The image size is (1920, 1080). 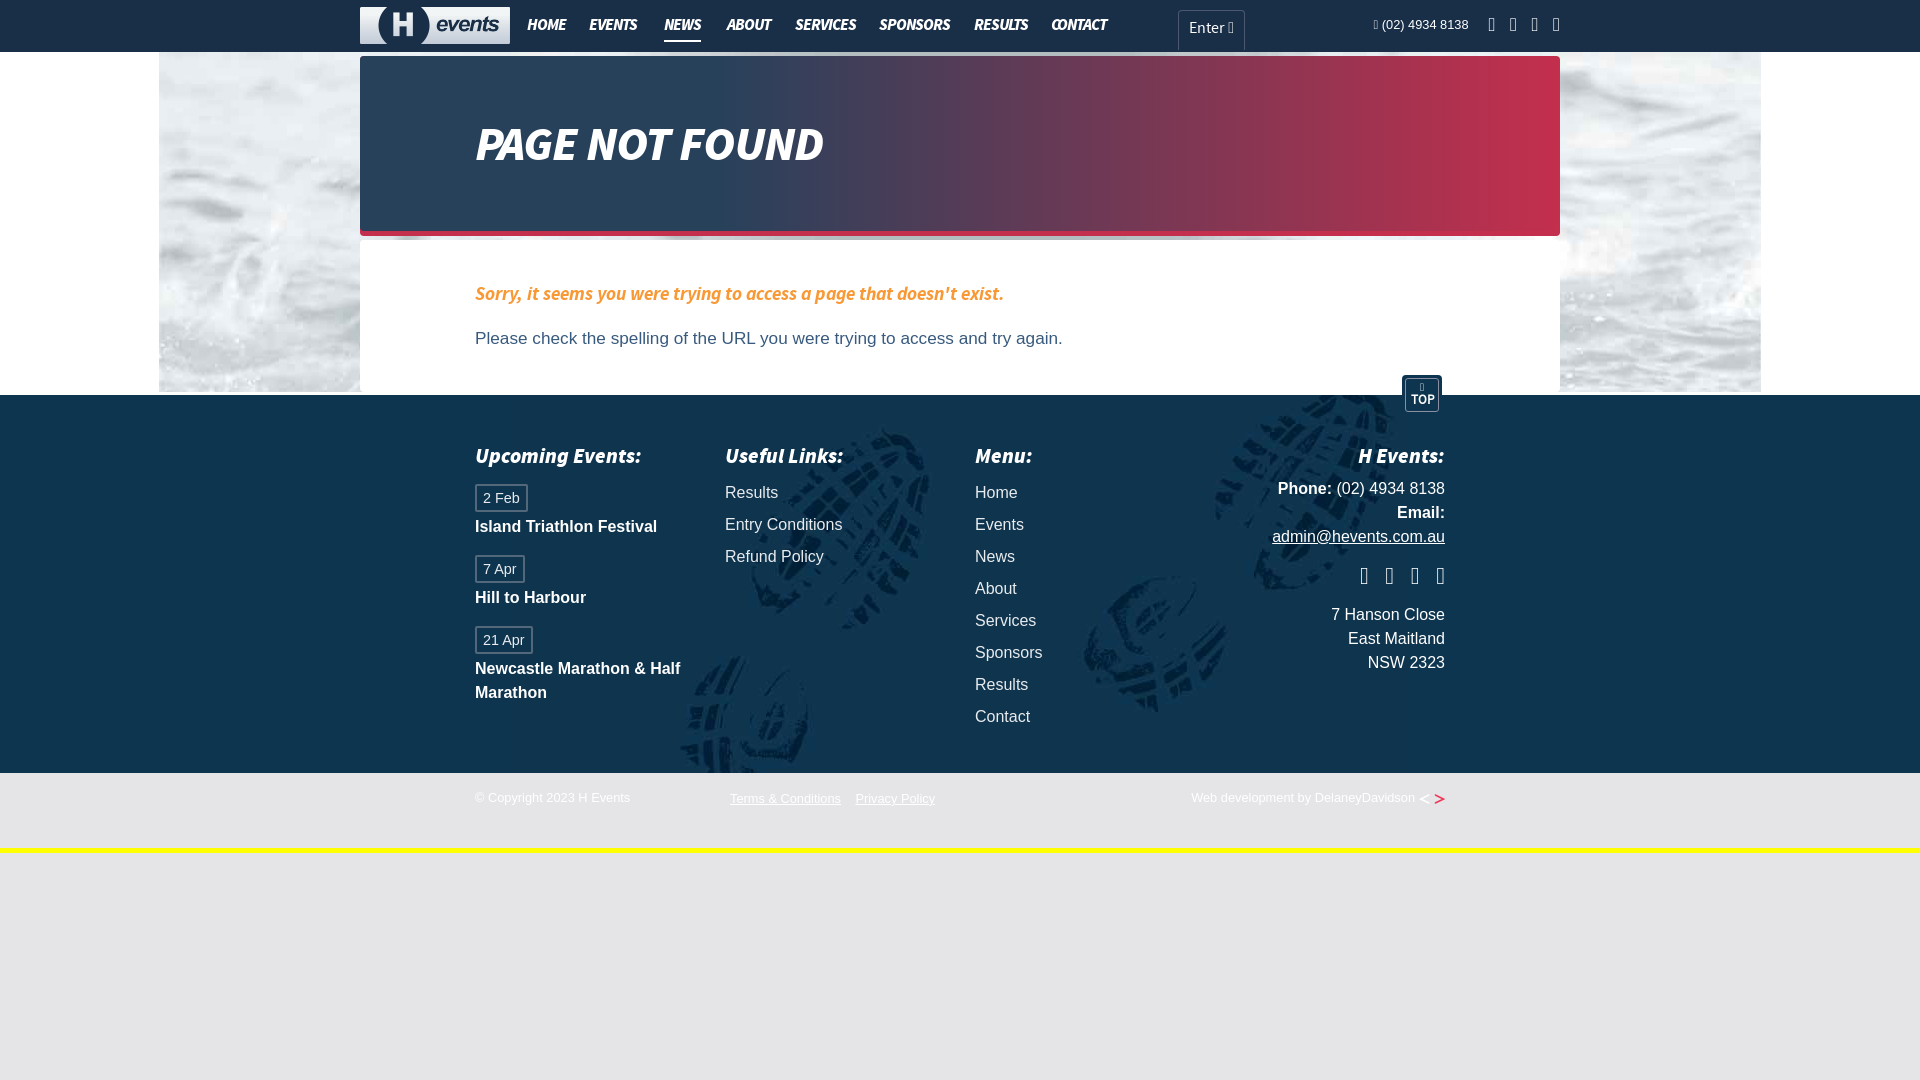 What do you see at coordinates (1083, 652) in the screenshot?
I see `'Sponsors'` at bounding box center [1083, 652].